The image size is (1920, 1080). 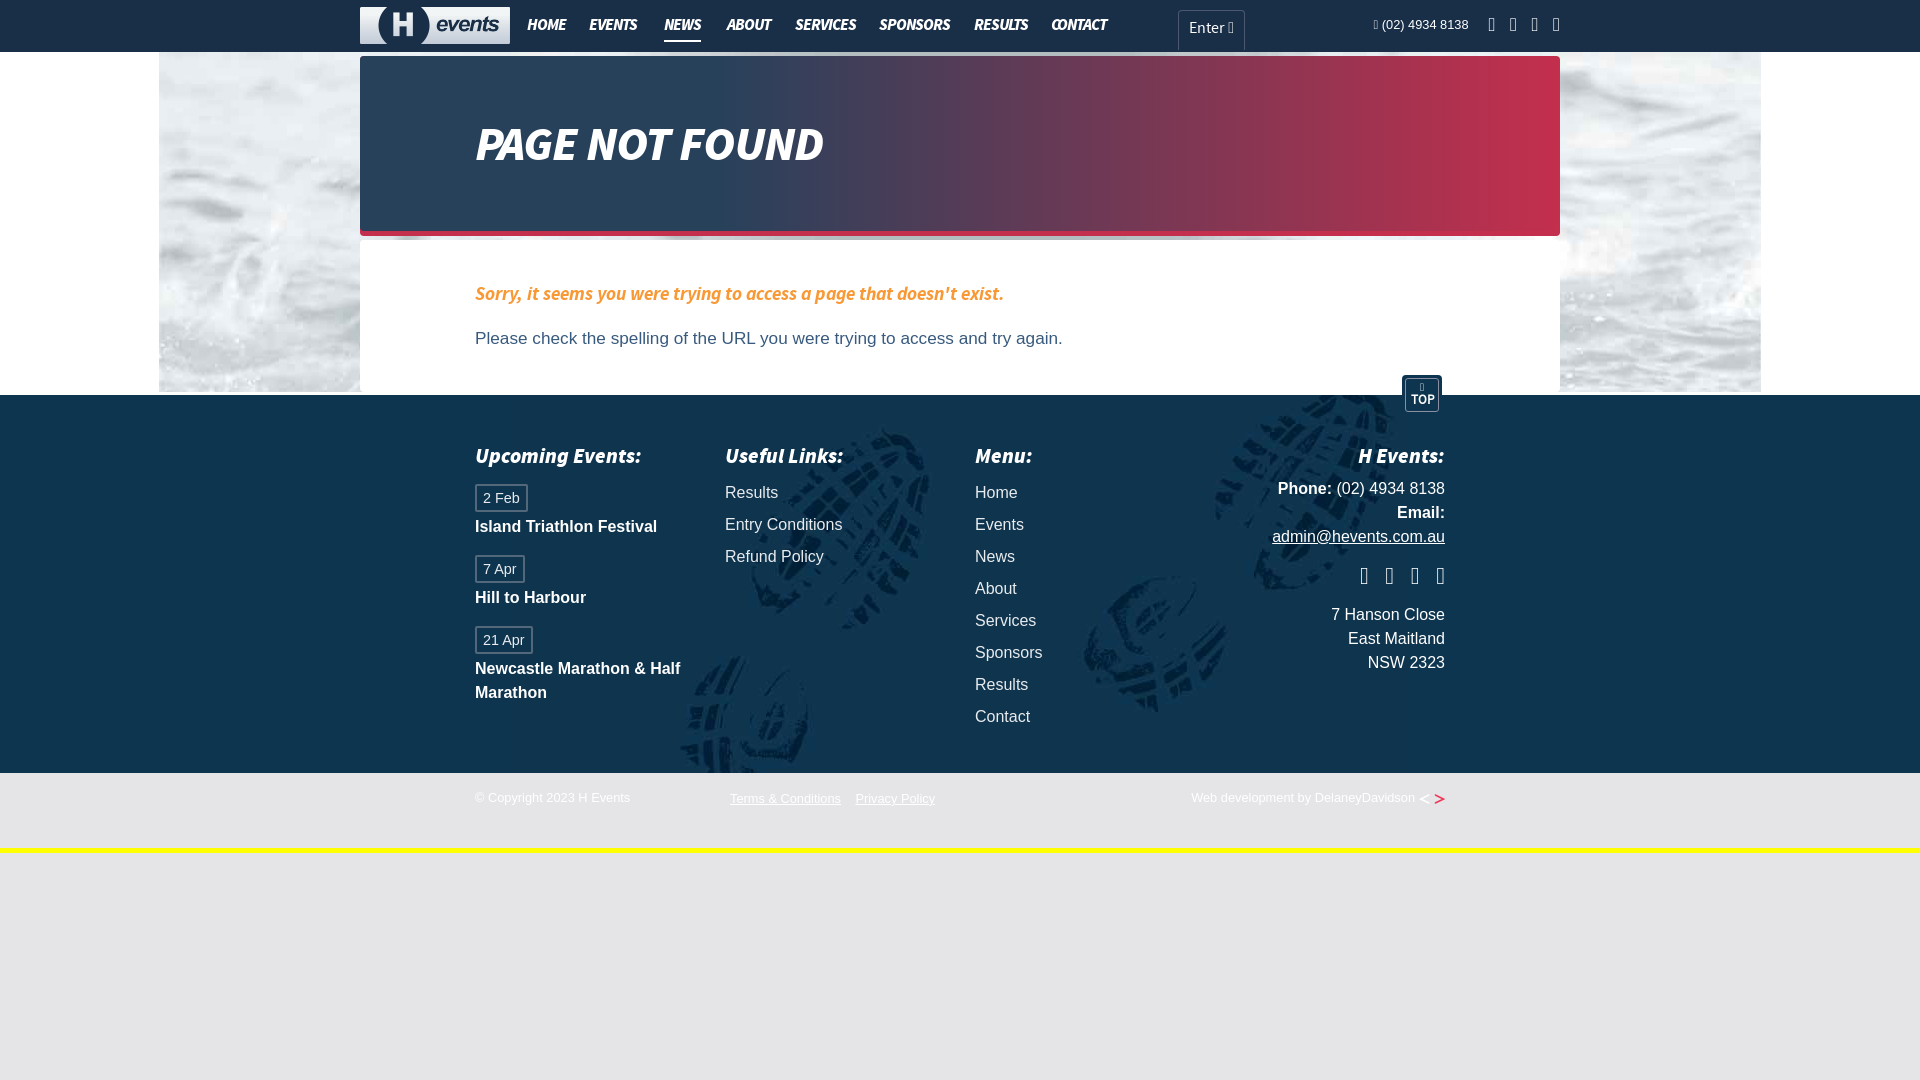 What do you see at coordinates (1083, 652) in the screenshot?
I see `'Sponsors'` at bounding box center [1083, 652].